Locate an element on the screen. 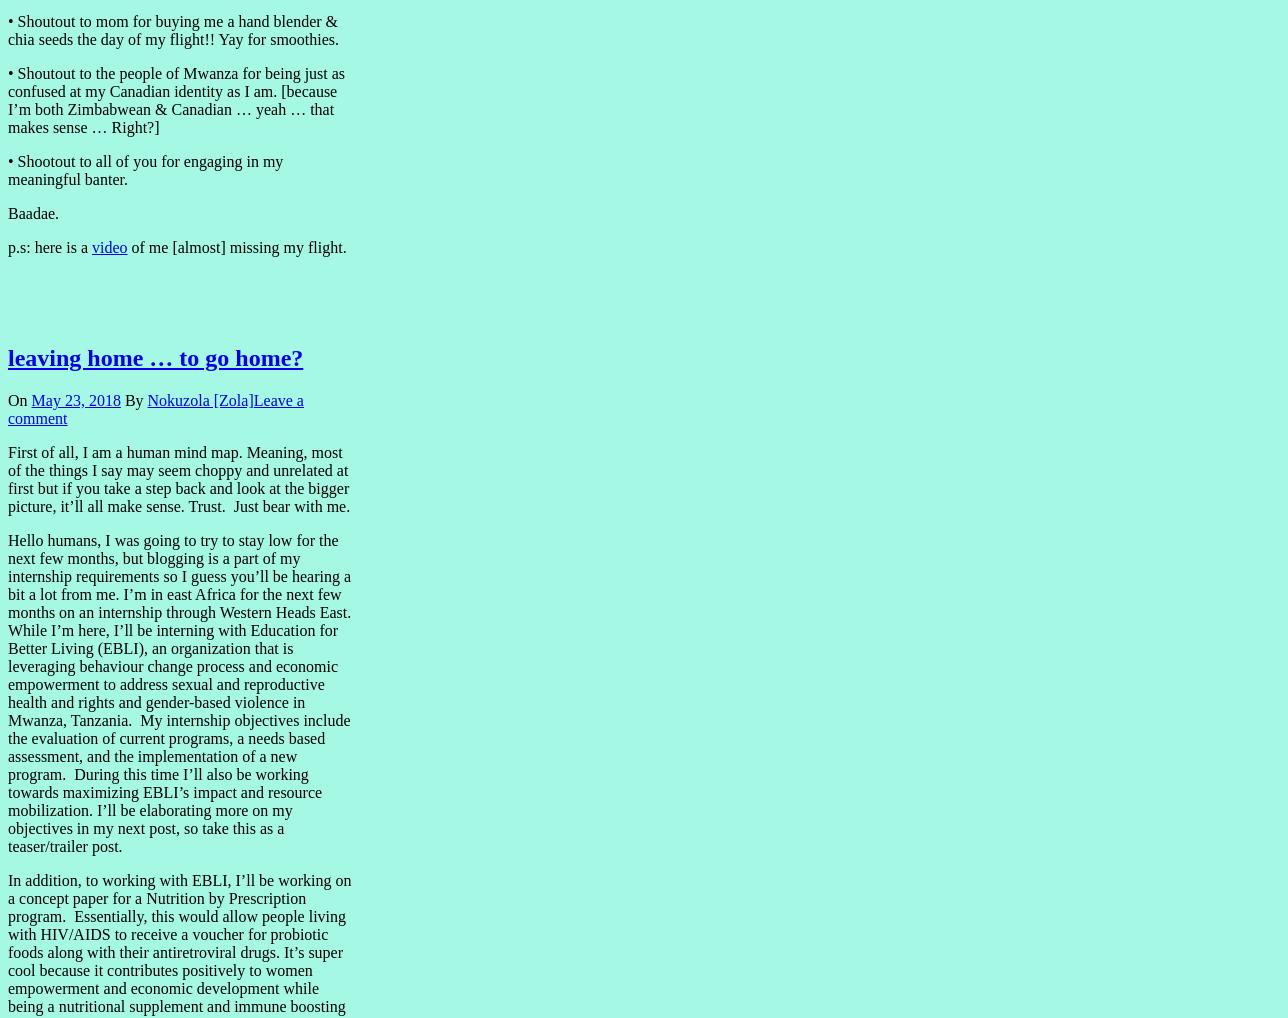  'video' is located at coordinates (108, 246).